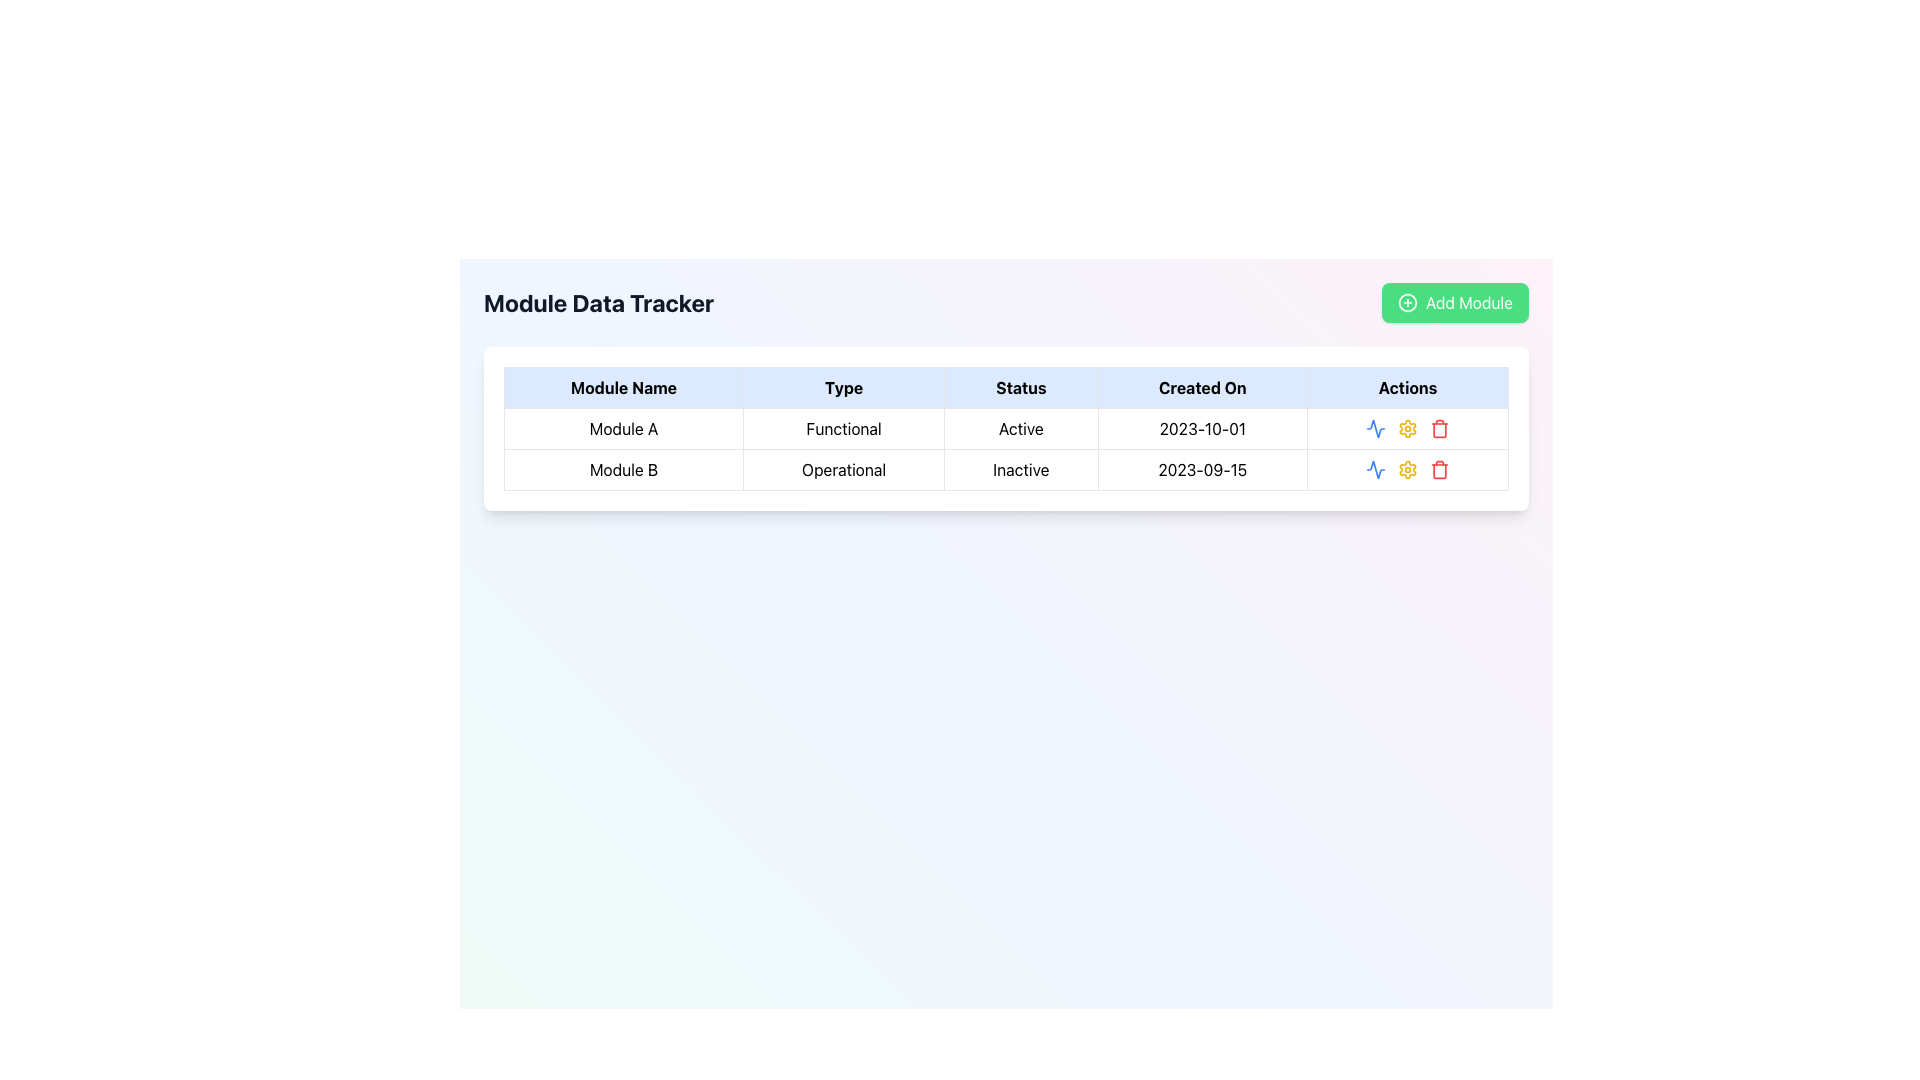  What do you see at coordinates (1406, 388) in the screenshot?
I see `the 'Actions' header text label, which is the fifth item in the header row of a data table, styled with bold black text and a simple border, positioned to the far right adjacent to 'Created On'` at bounding box center [1406, 388].